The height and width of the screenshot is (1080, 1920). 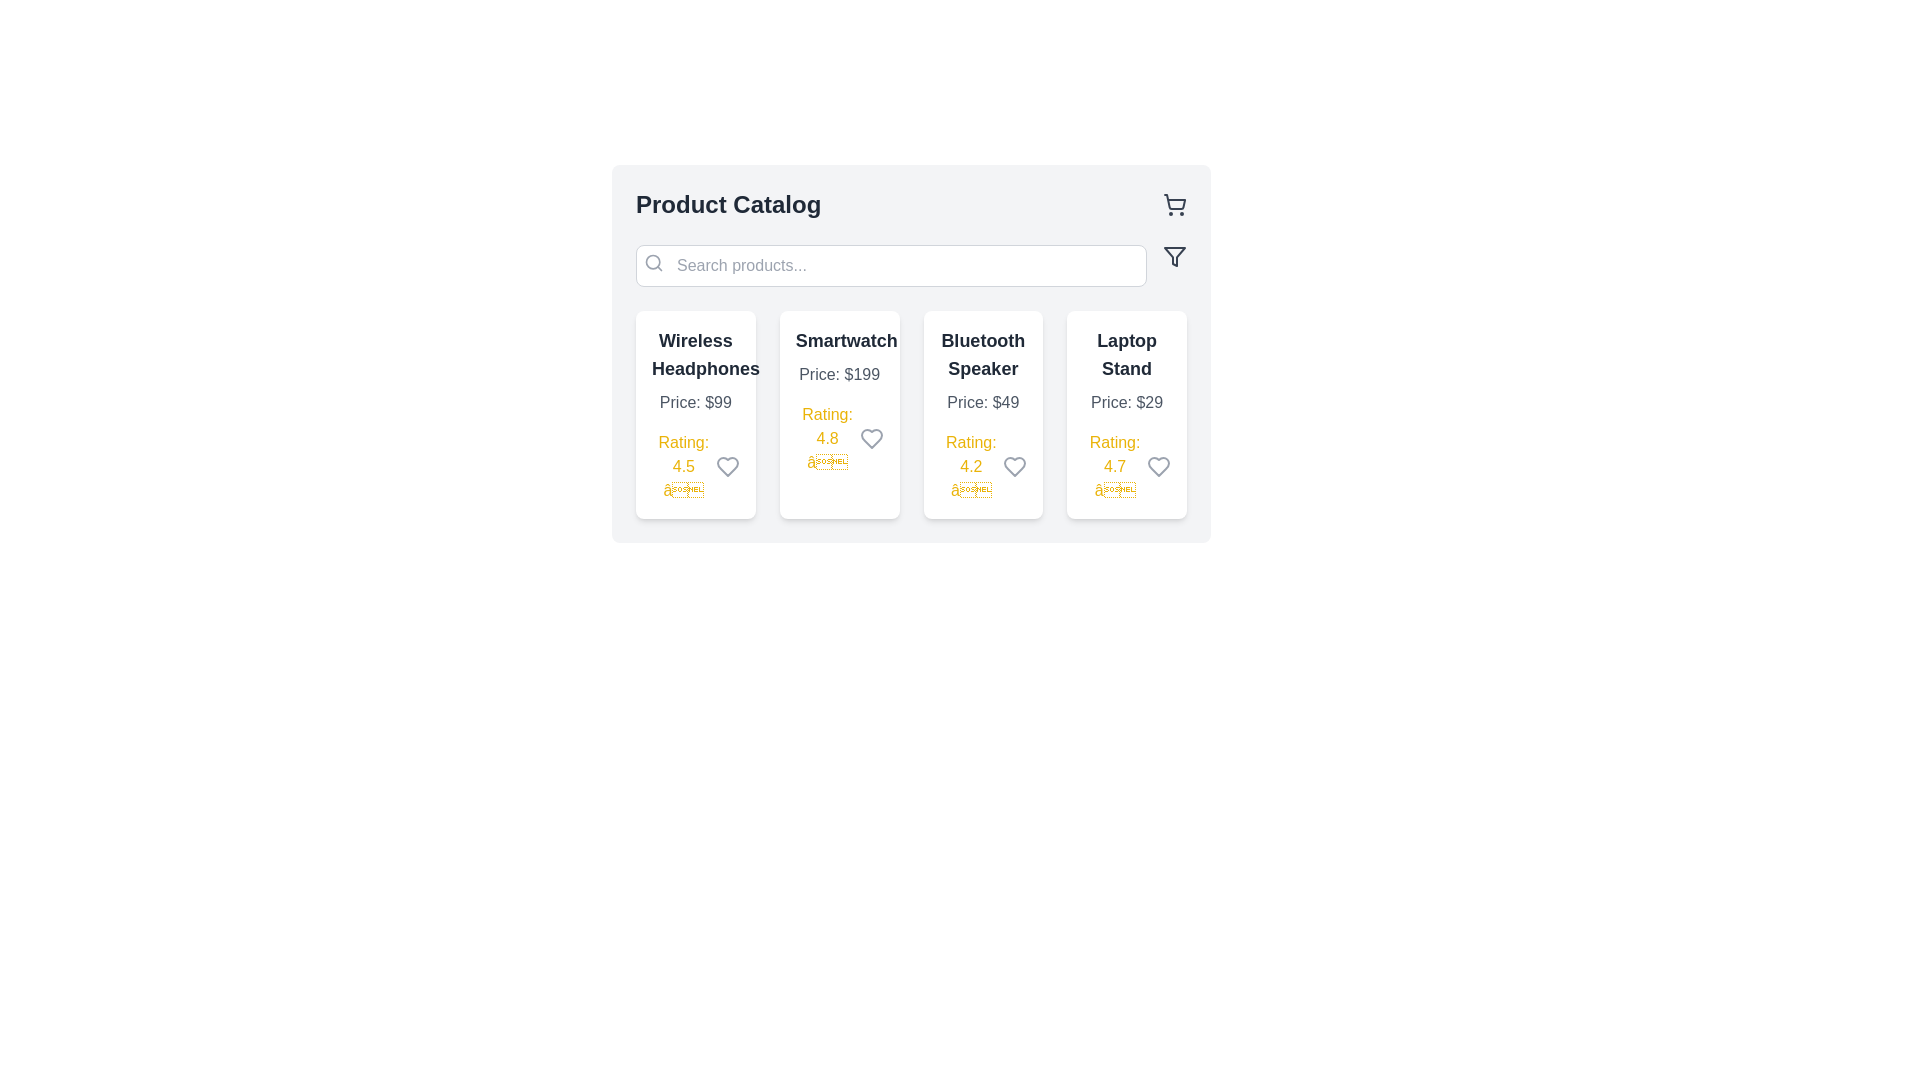 I want to click on the heart icon located at the bottom-right corner of the 'Laptop Stand' product card to mark the item as a favorite, so click(x=1158, y=466).